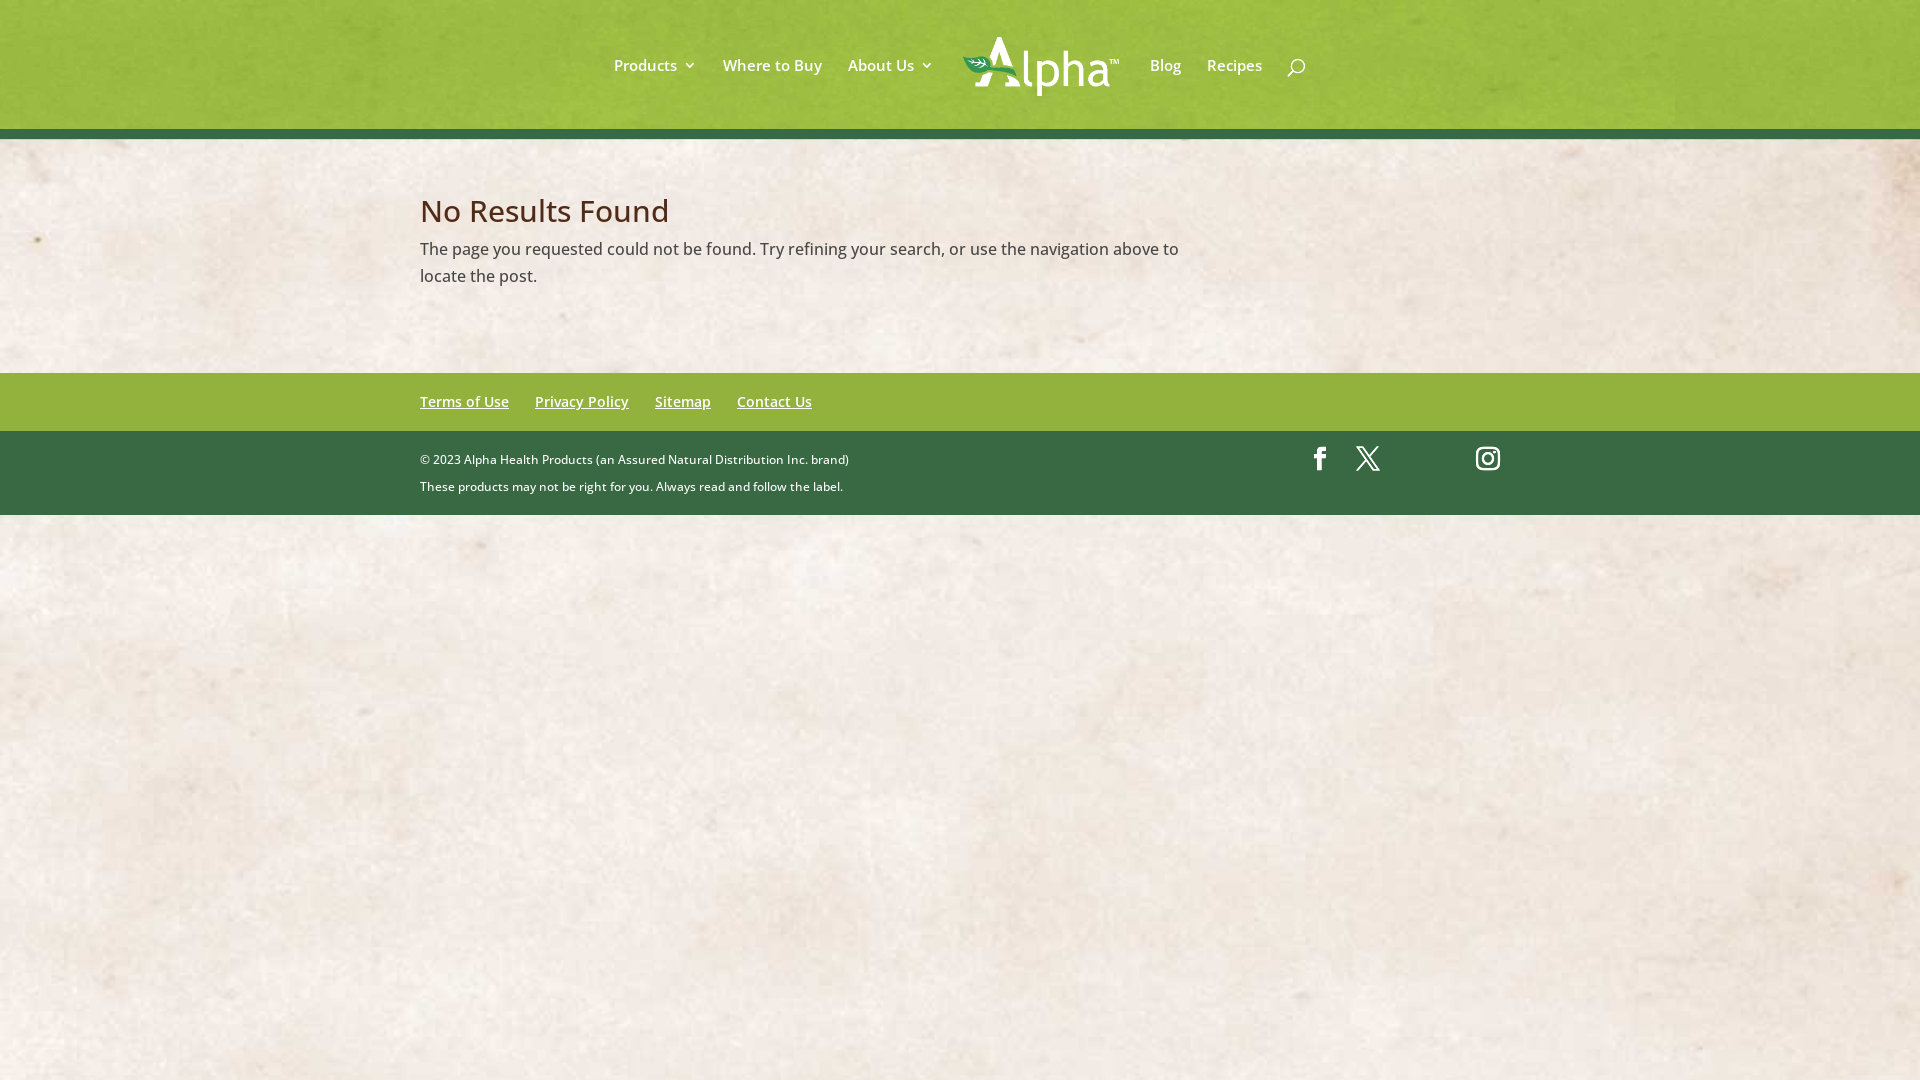  What do you see at coordinates (463, 401) in the screenshot?
I see `'Terms of Use'` at bounding box center [463, 401].